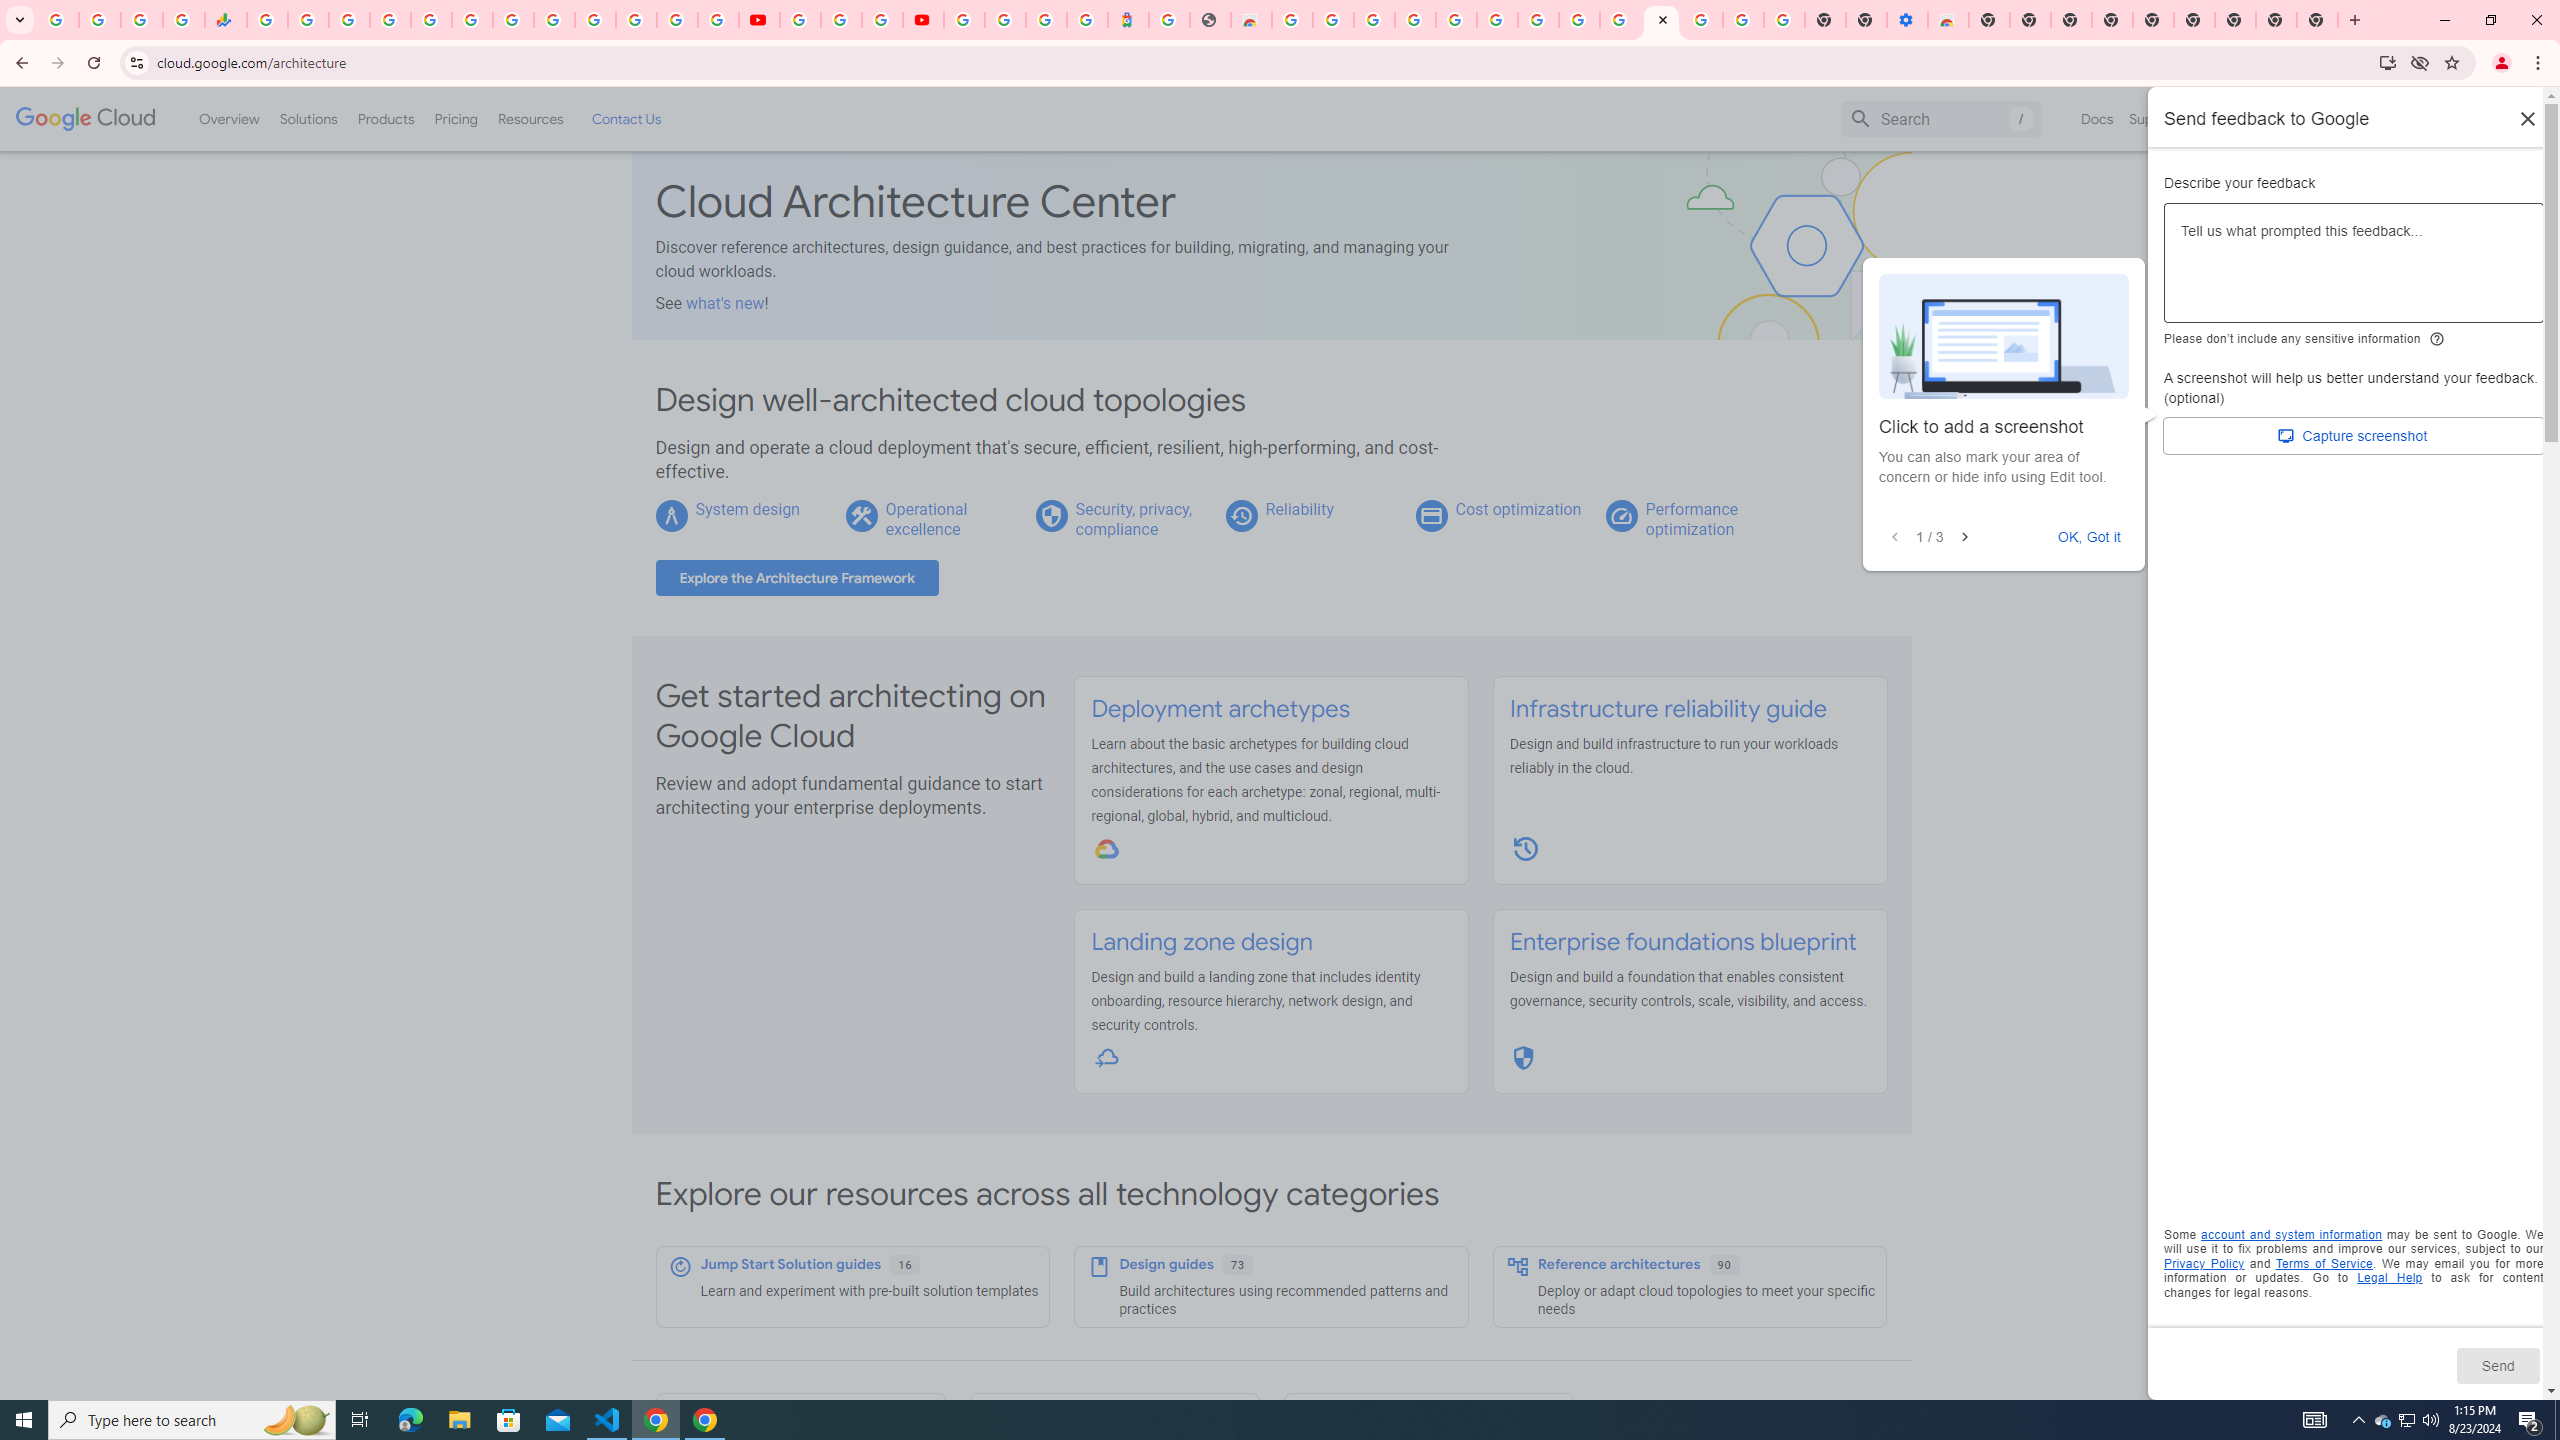  I want to click on 'Landing zone design', so click(1200, 942).